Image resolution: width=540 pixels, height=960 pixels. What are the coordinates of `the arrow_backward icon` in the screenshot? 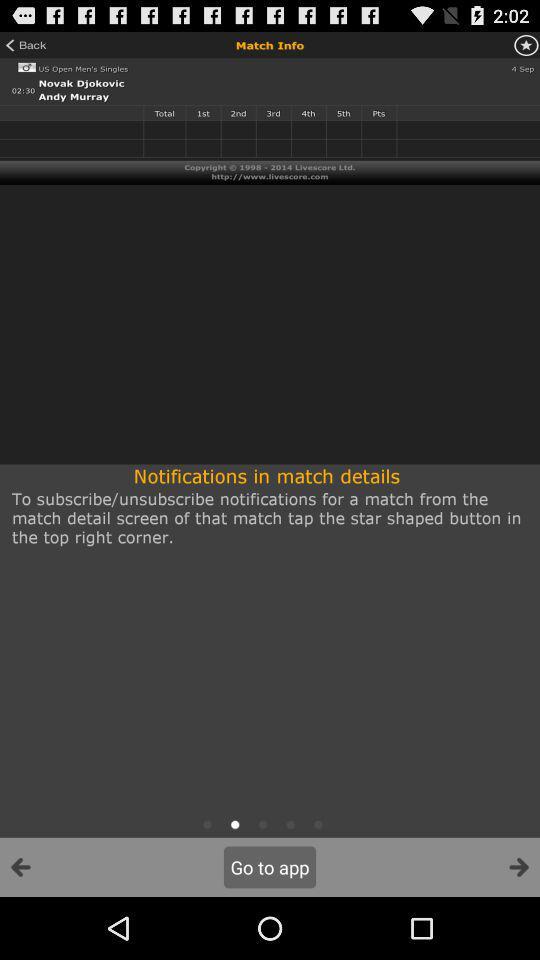 It's located at (20, 928).